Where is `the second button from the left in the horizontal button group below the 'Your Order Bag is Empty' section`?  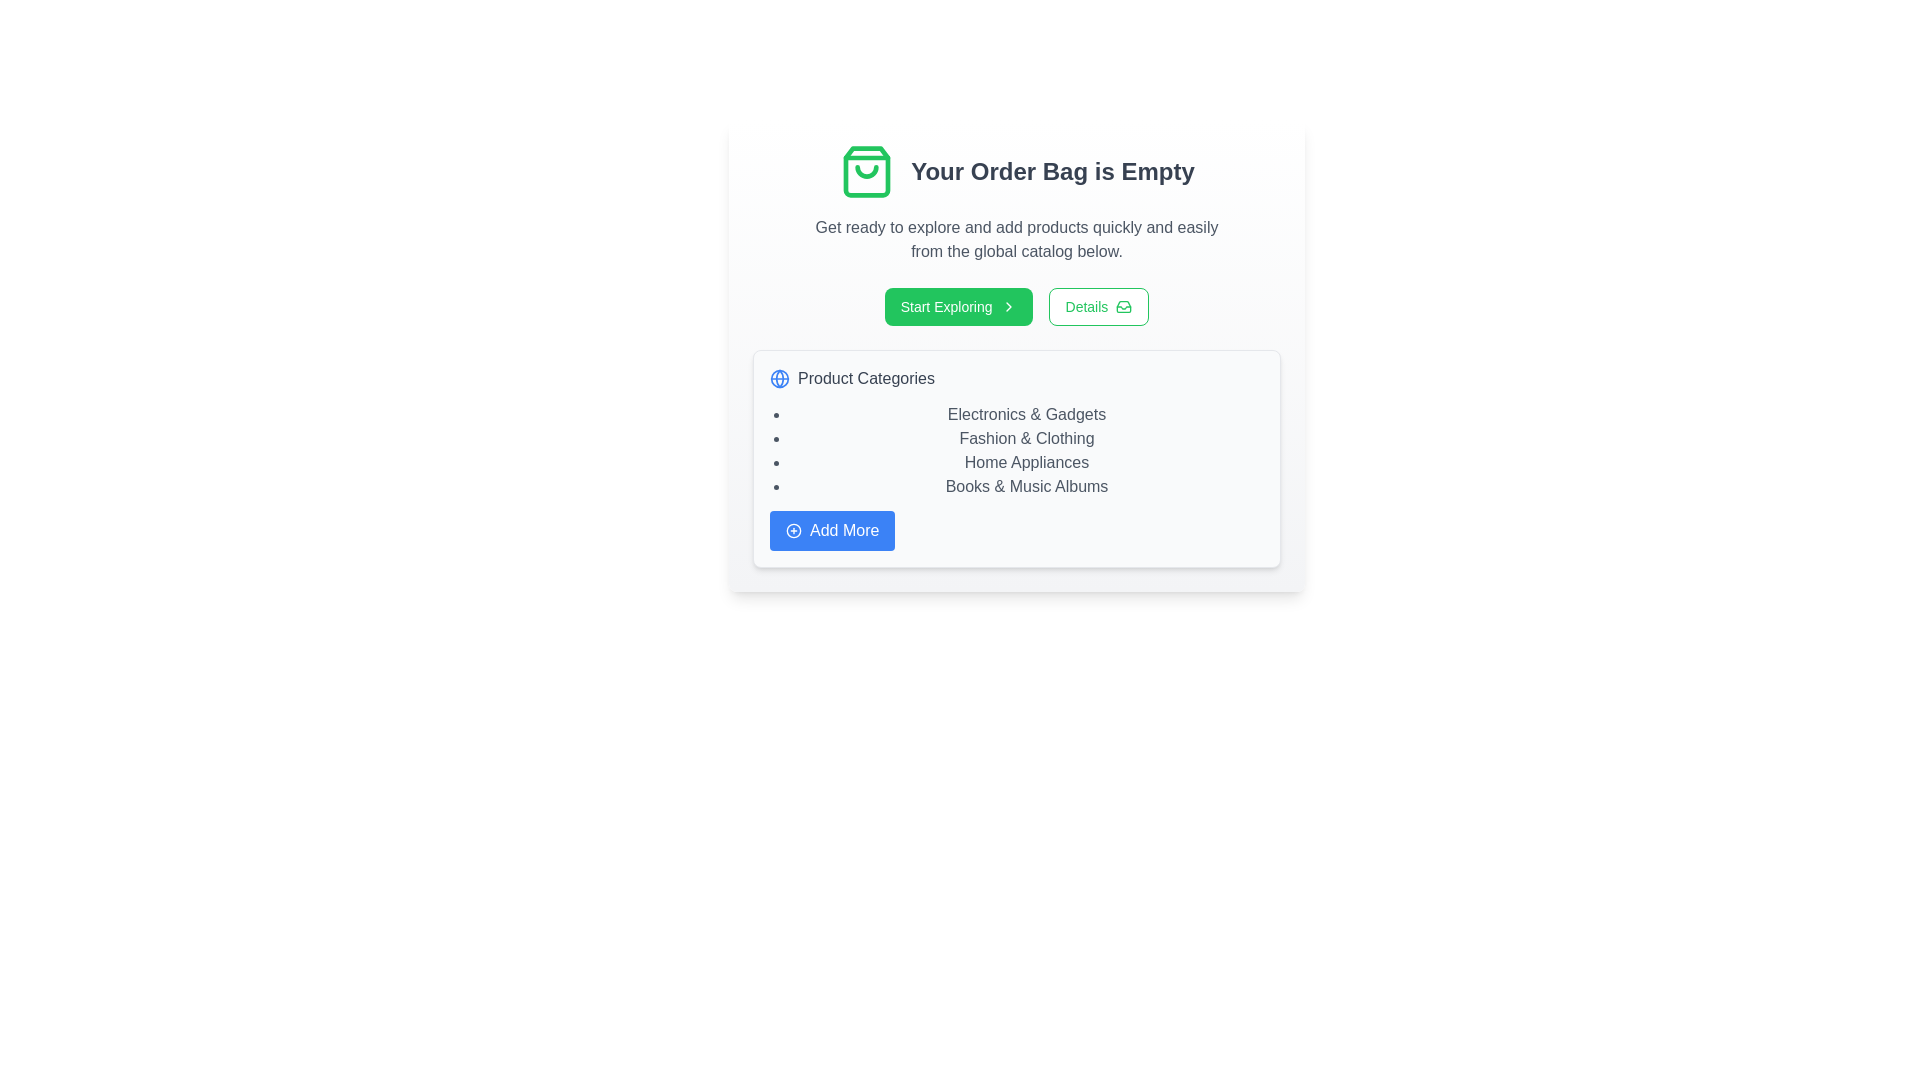
the second button from the left in the horizontal button group below the 'Your Order Bag is Empty' section is located at coordinates (1097, 307).